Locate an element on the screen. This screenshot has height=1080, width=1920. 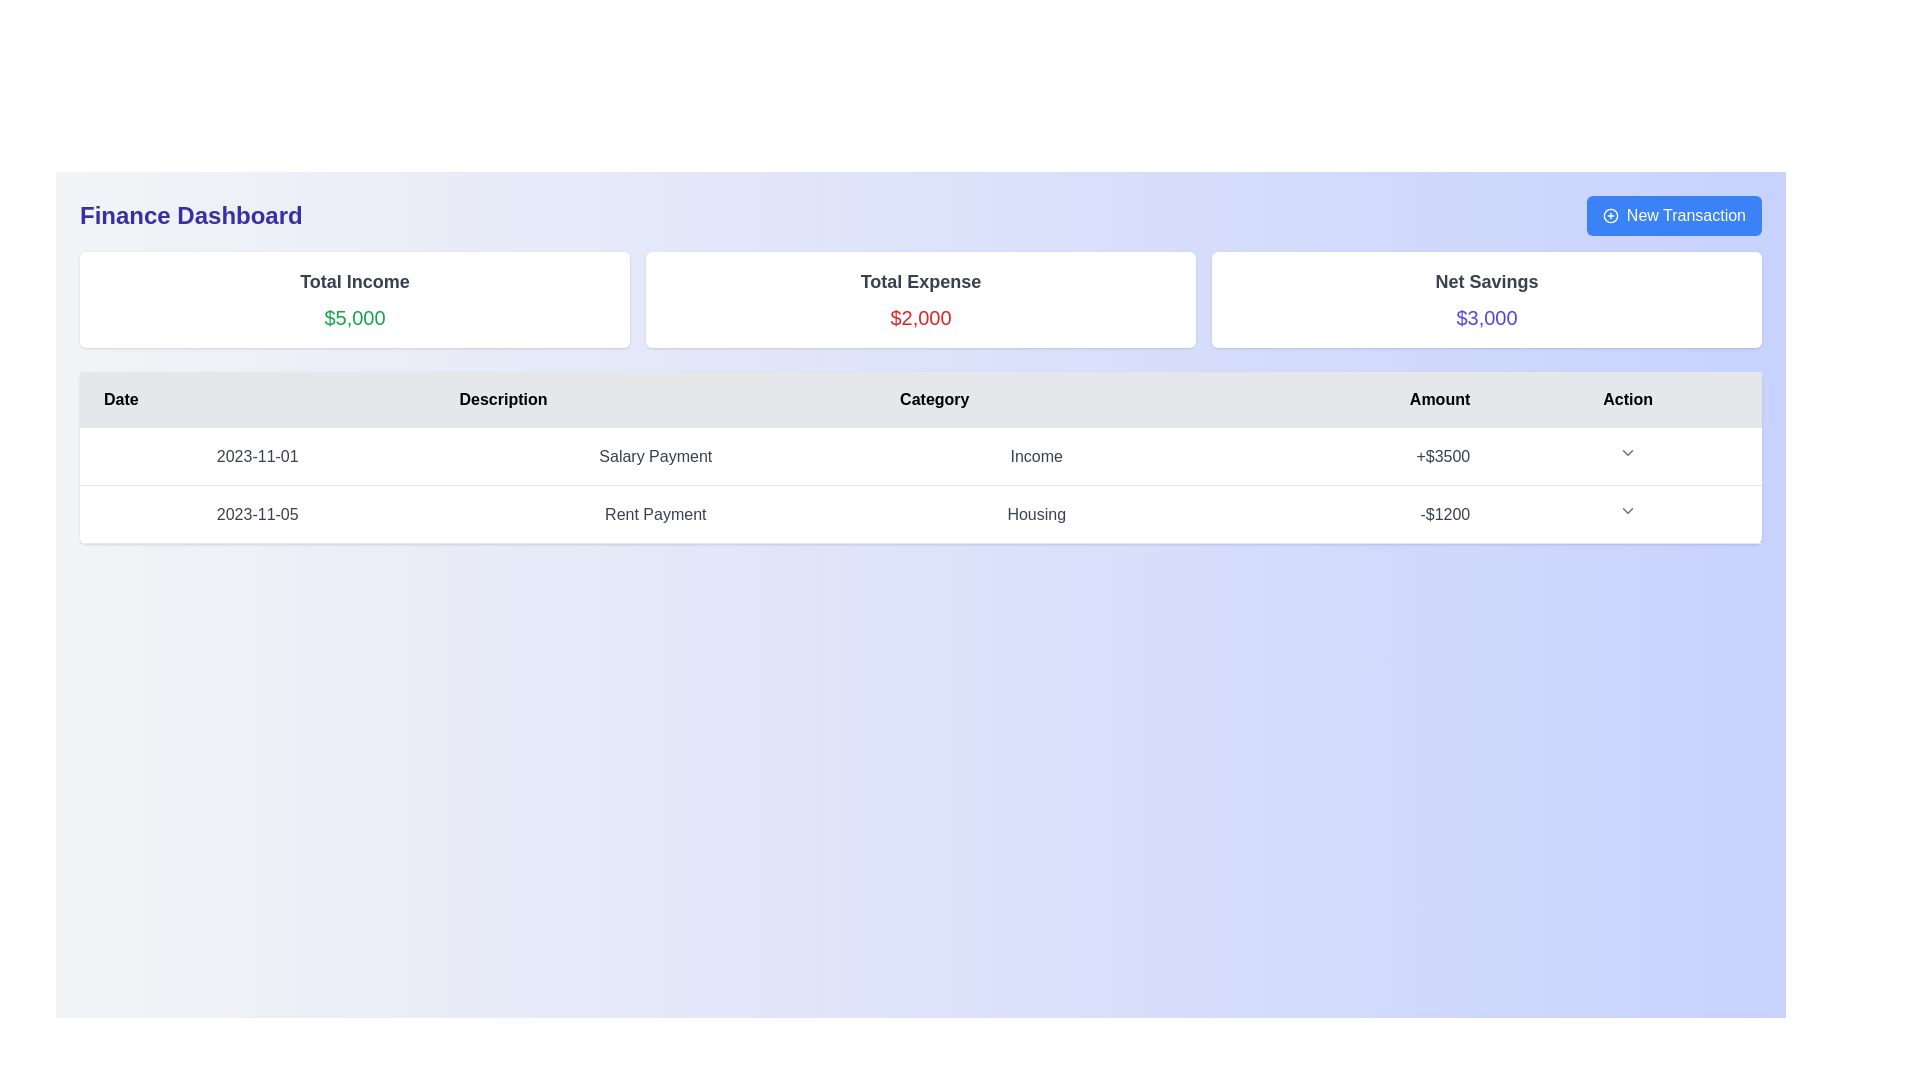
the Informational Box that summarizes the total income figure for the financial dashboard, positioned as the leftmost box in a row of financial summaries is located at coordinates (355, 300).